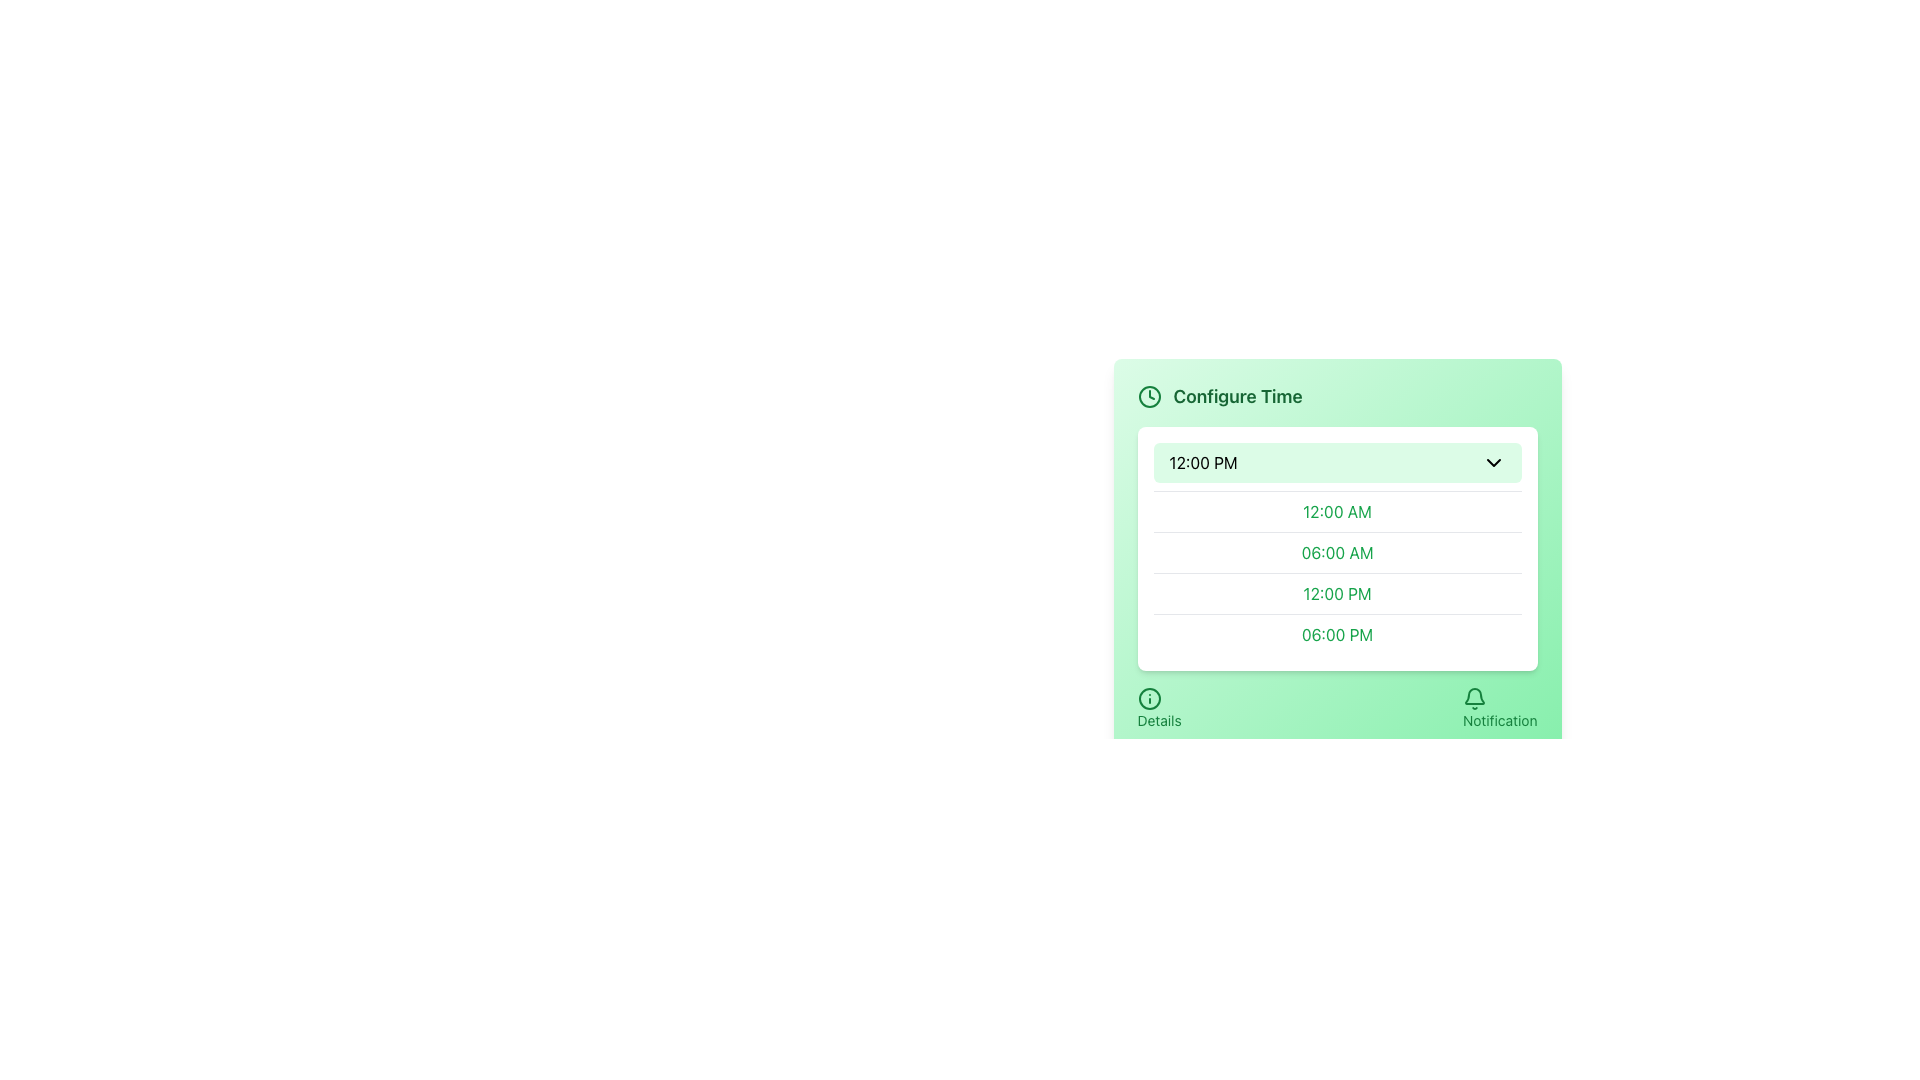  I want to click on an option from the dropdown menu displaying '12:00 PM' in light green, located below the title 'Configure Time', so click(1337, 548).